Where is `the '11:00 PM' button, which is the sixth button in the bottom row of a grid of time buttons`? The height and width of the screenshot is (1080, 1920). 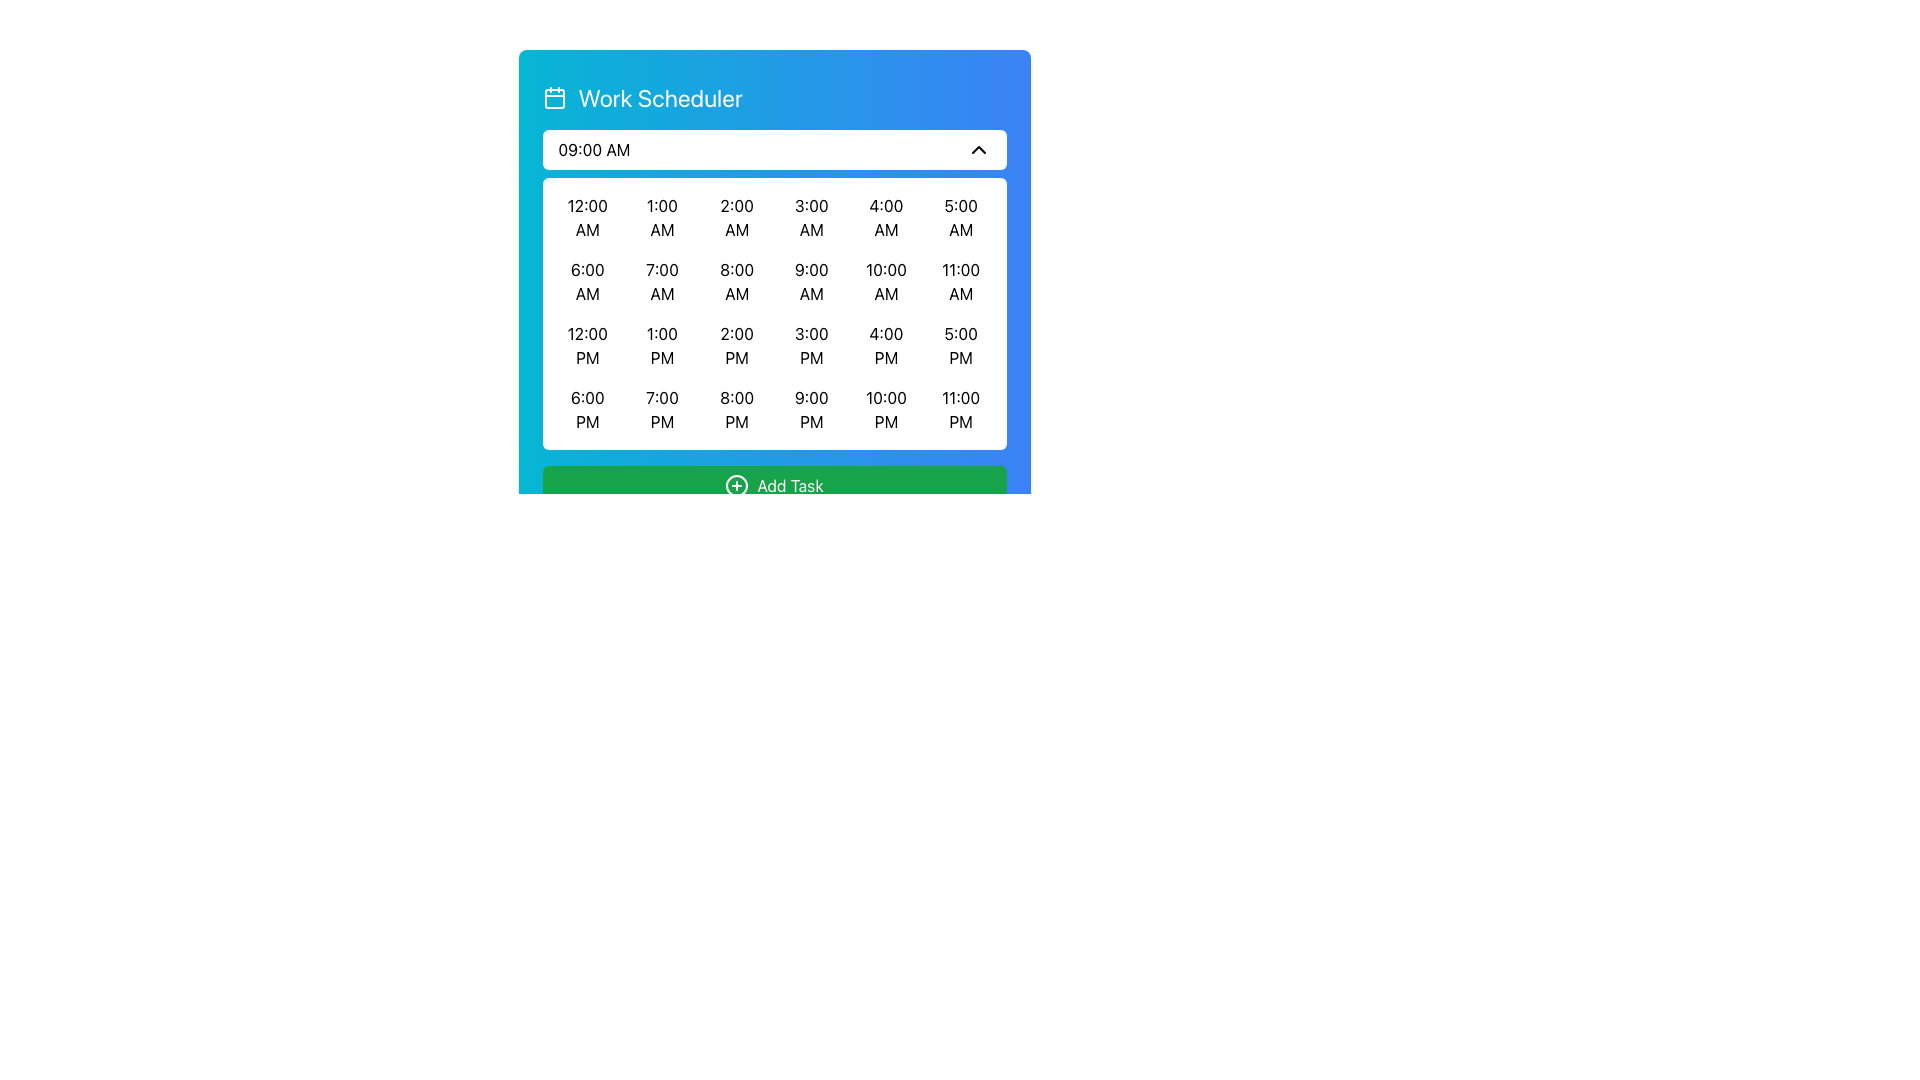
the '11:00 PM' button, which is the sixth button in the bottom row of a grid of time buttons is located at coordinates (961, 408).